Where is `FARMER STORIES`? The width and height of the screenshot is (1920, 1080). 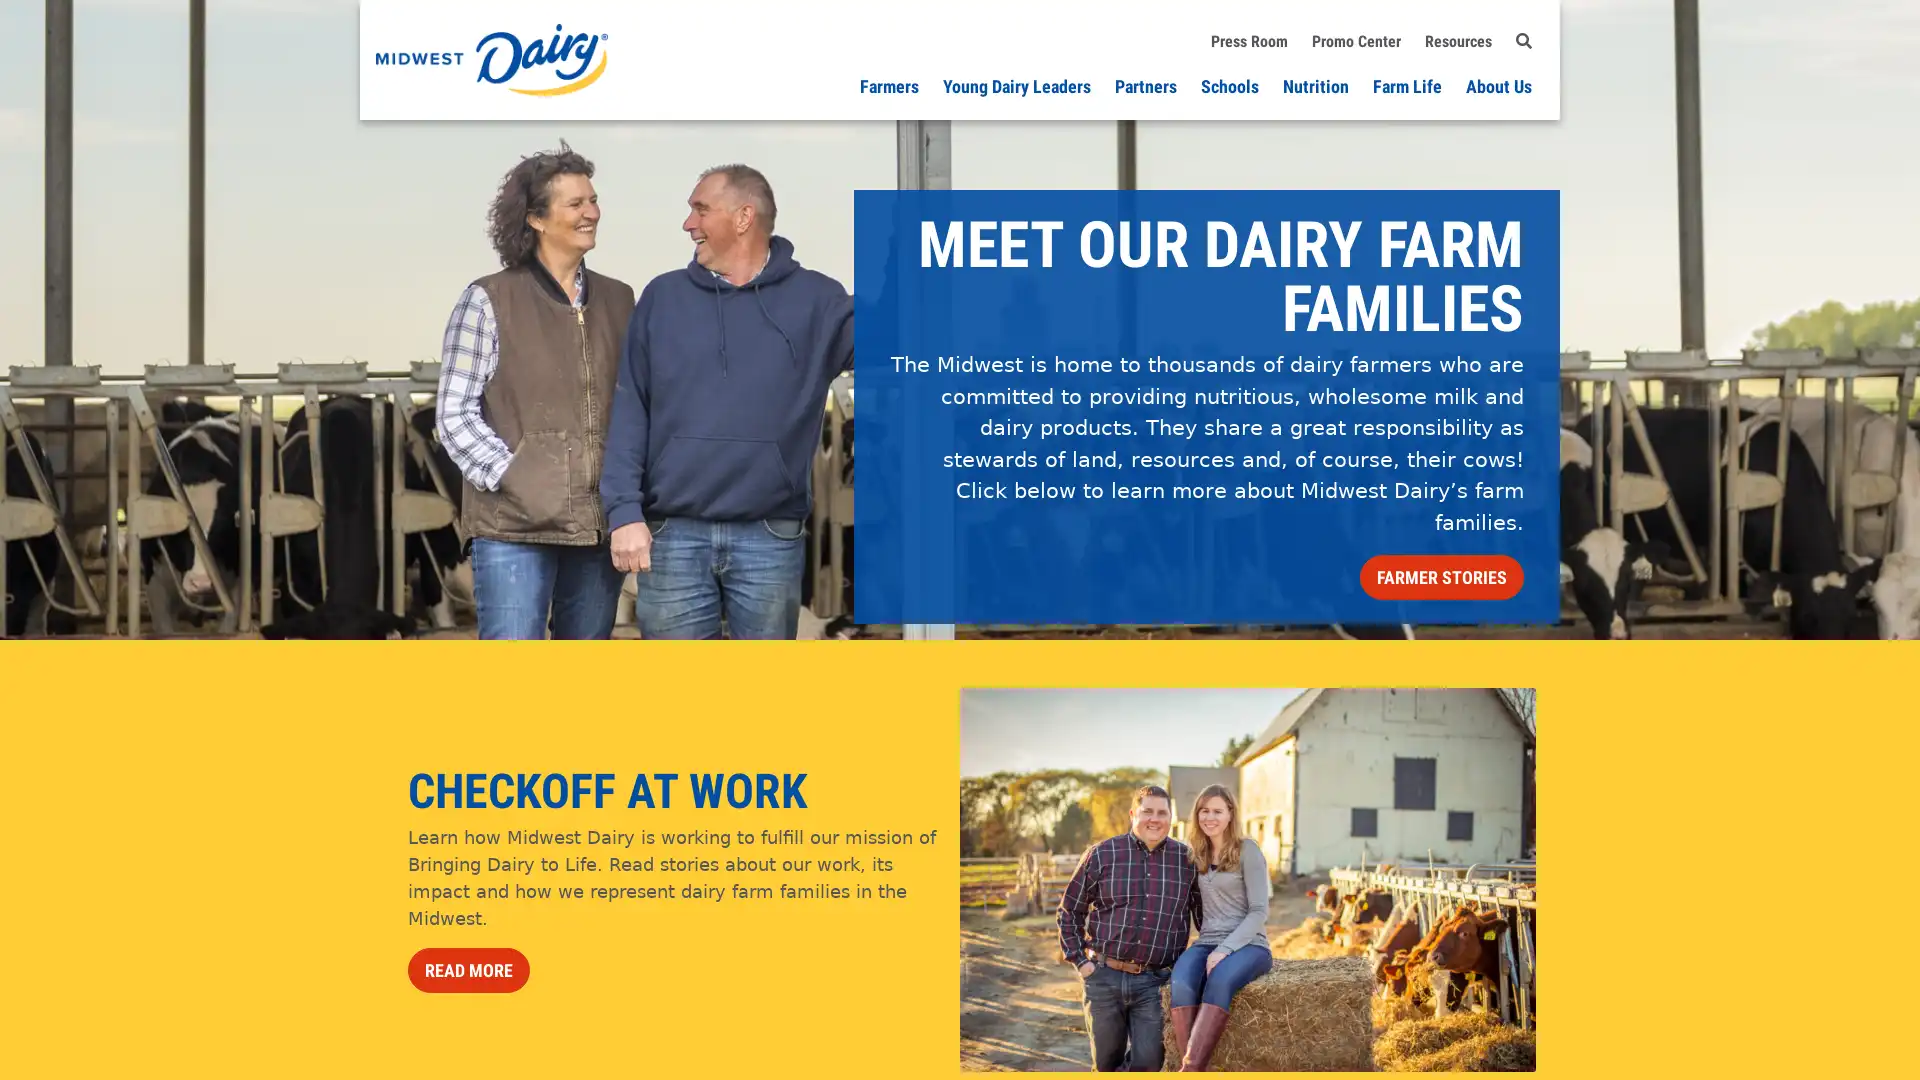
FARMER STORIES is located at coordinates (1441, 577).